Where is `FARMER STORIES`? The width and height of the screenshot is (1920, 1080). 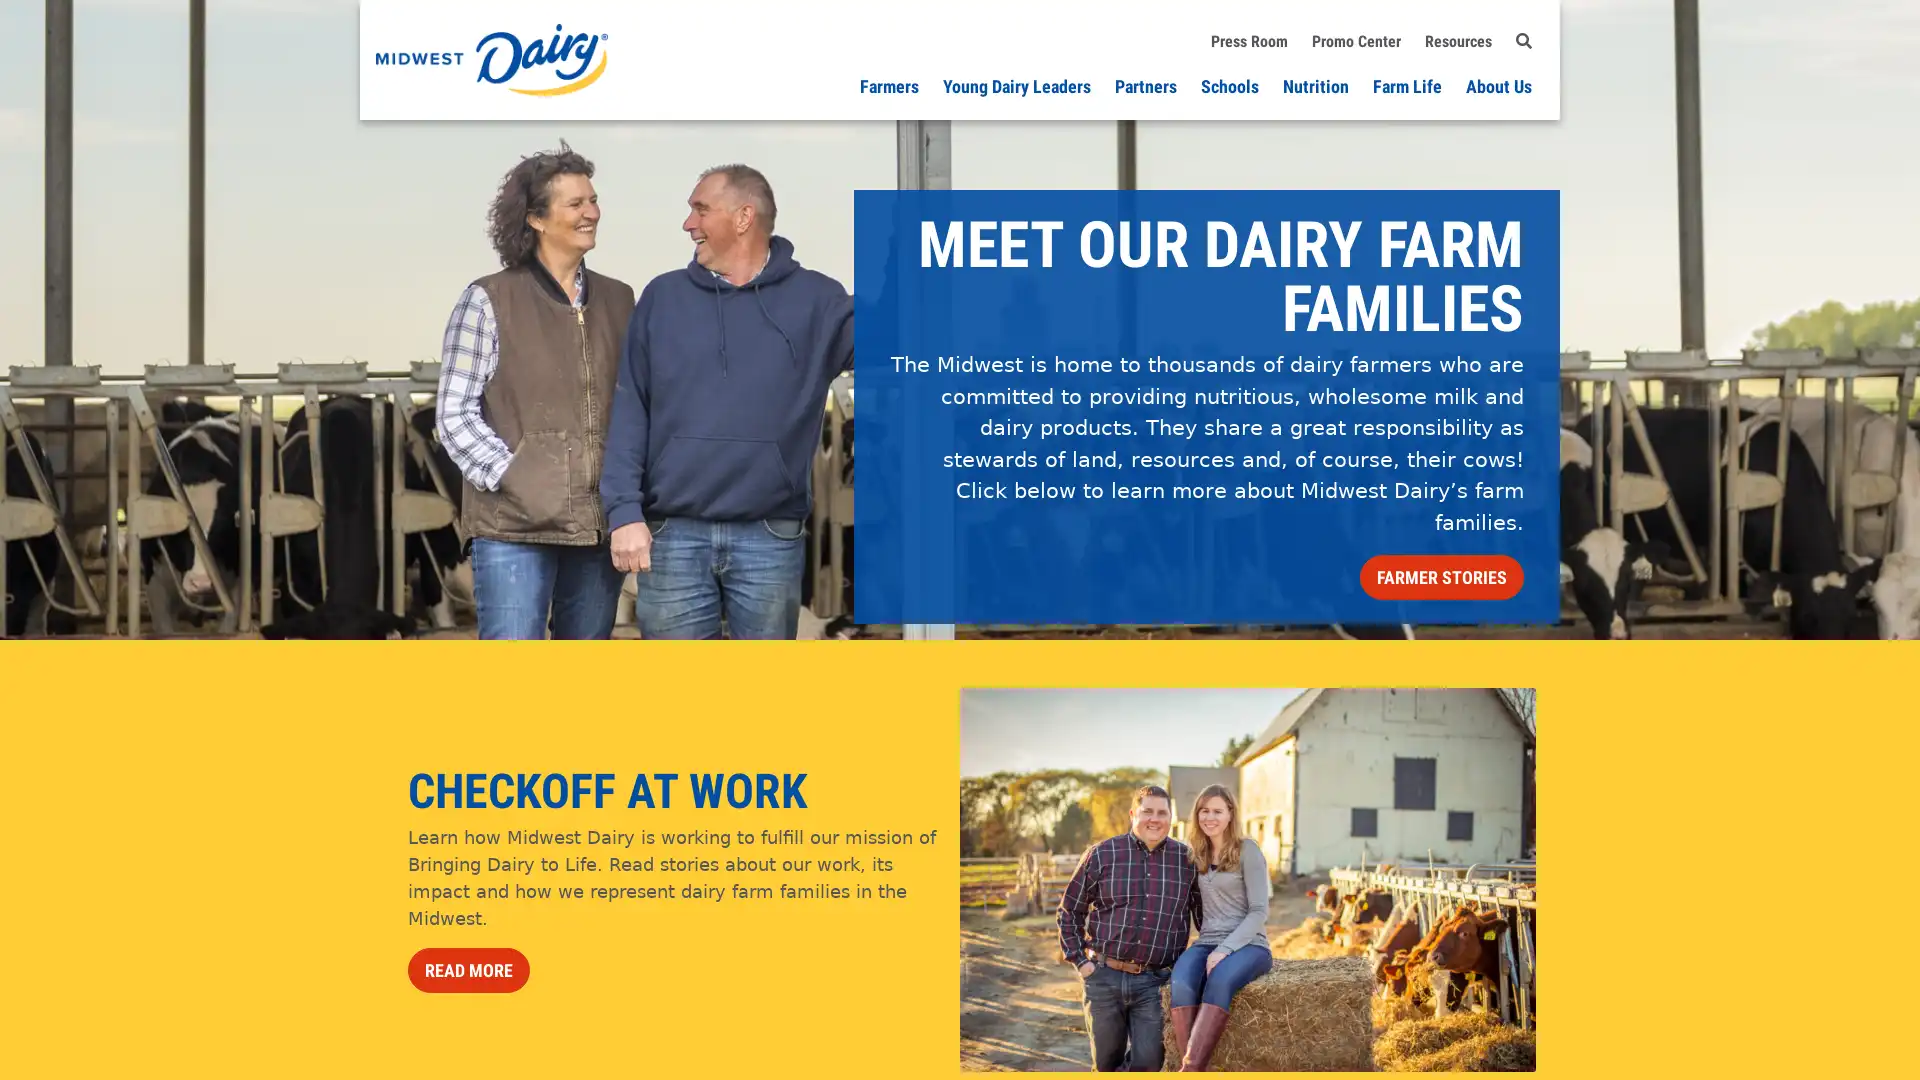
FARMER STORIES is located at coordinates (1441, 577).